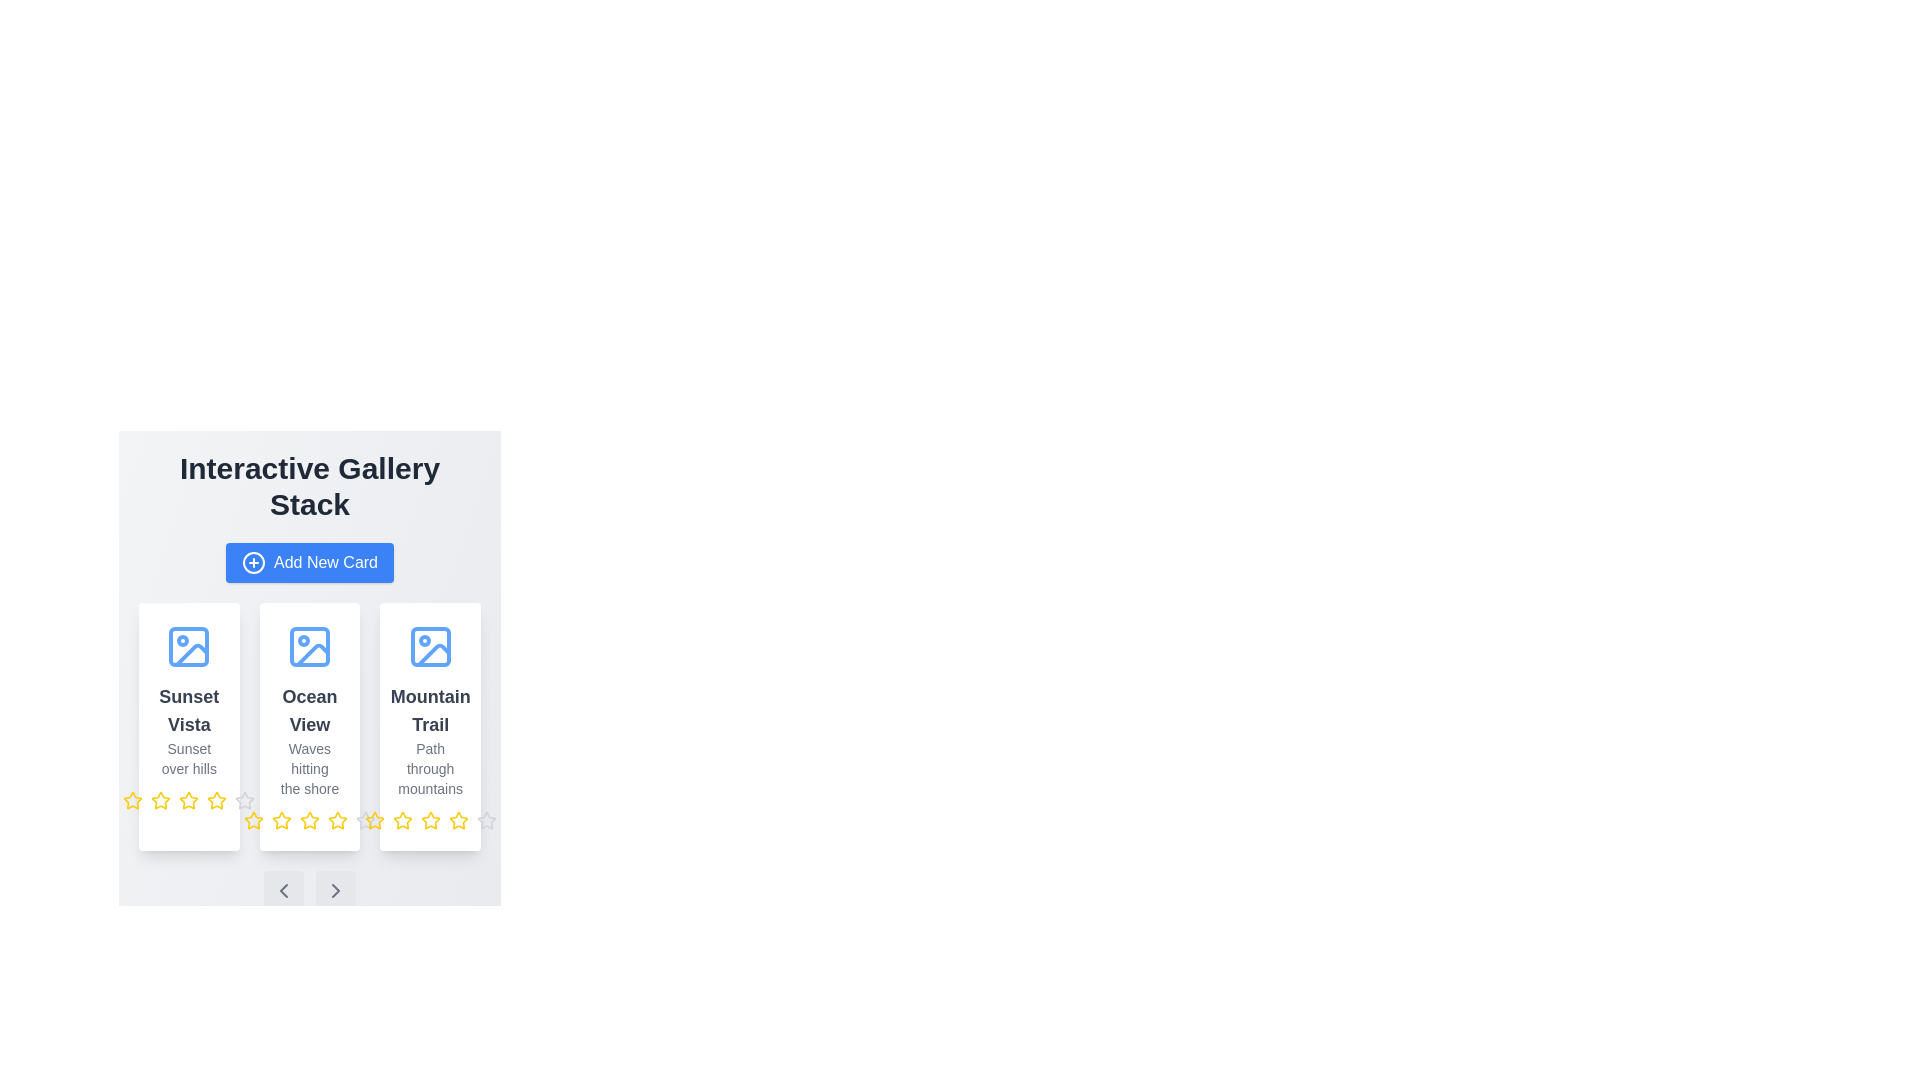 The width and height of the screenshot is (1920, 1080). Describe the element at coordinates (281, 821) in the screenshot. I see `the third star from the left in the rating system below the 'Ocean View' card to indicate selection` at that location.